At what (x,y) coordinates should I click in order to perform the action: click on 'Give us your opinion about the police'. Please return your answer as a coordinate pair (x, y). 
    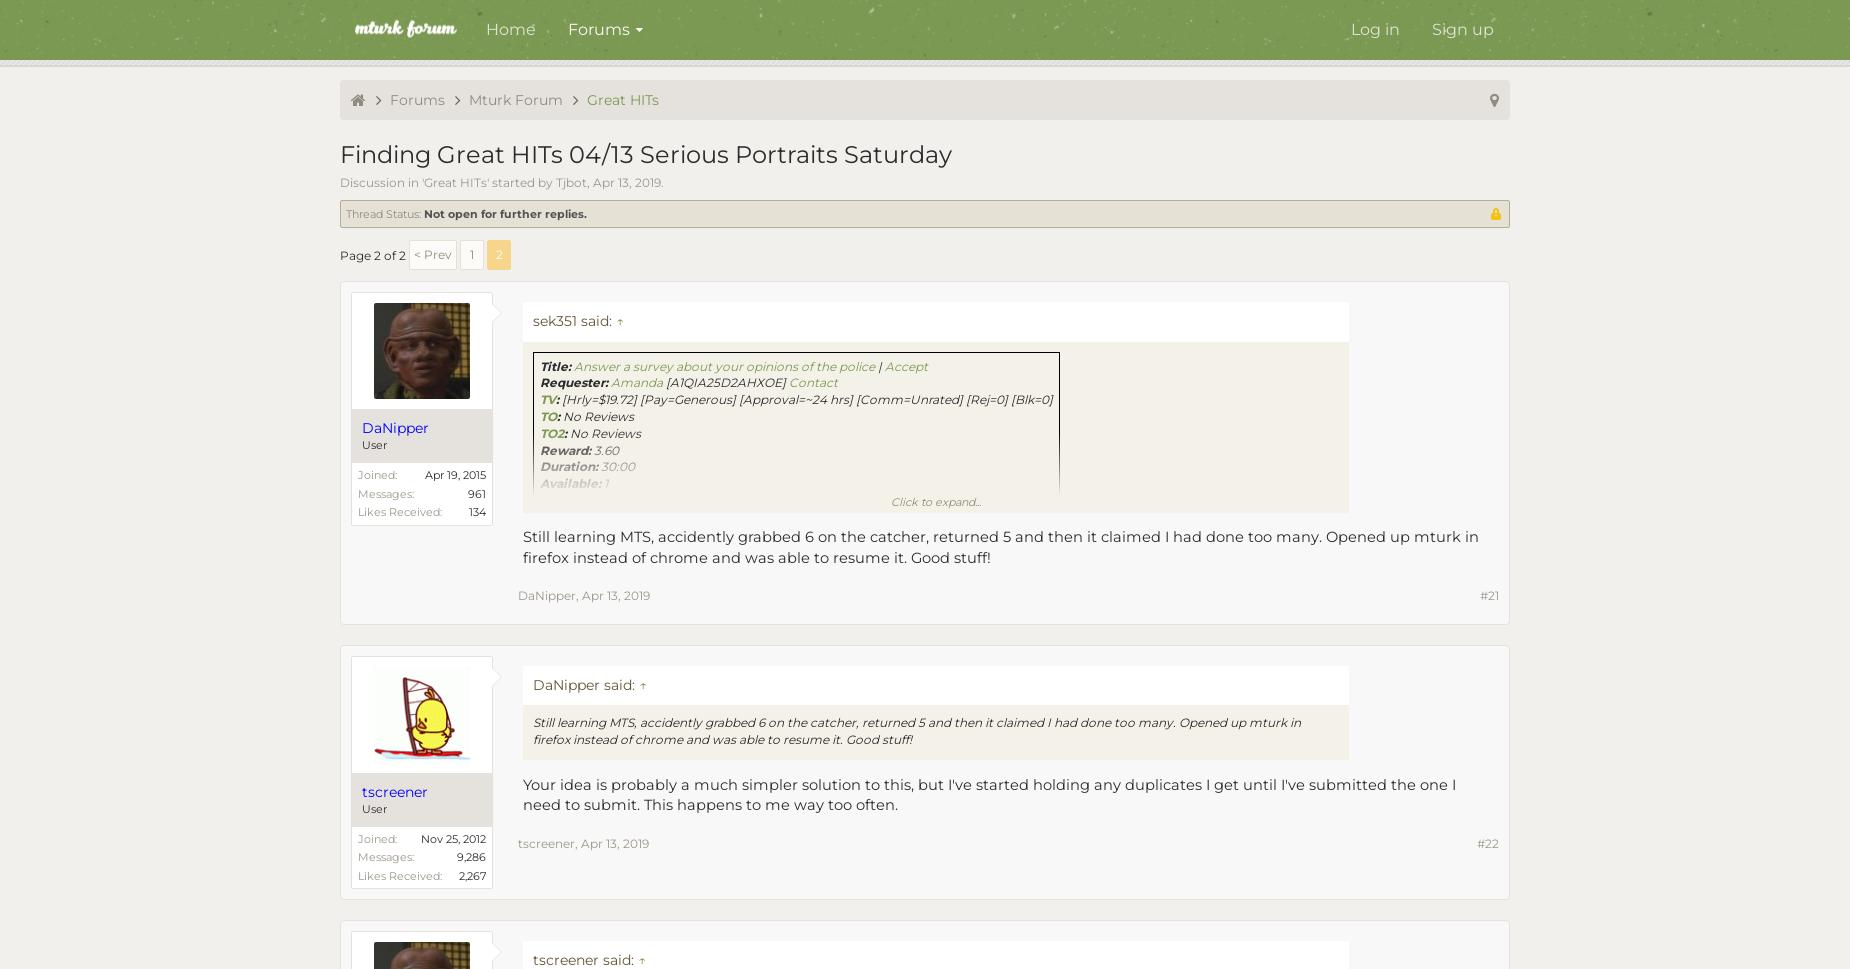
    Looking at the image, I should click on (616, 499).